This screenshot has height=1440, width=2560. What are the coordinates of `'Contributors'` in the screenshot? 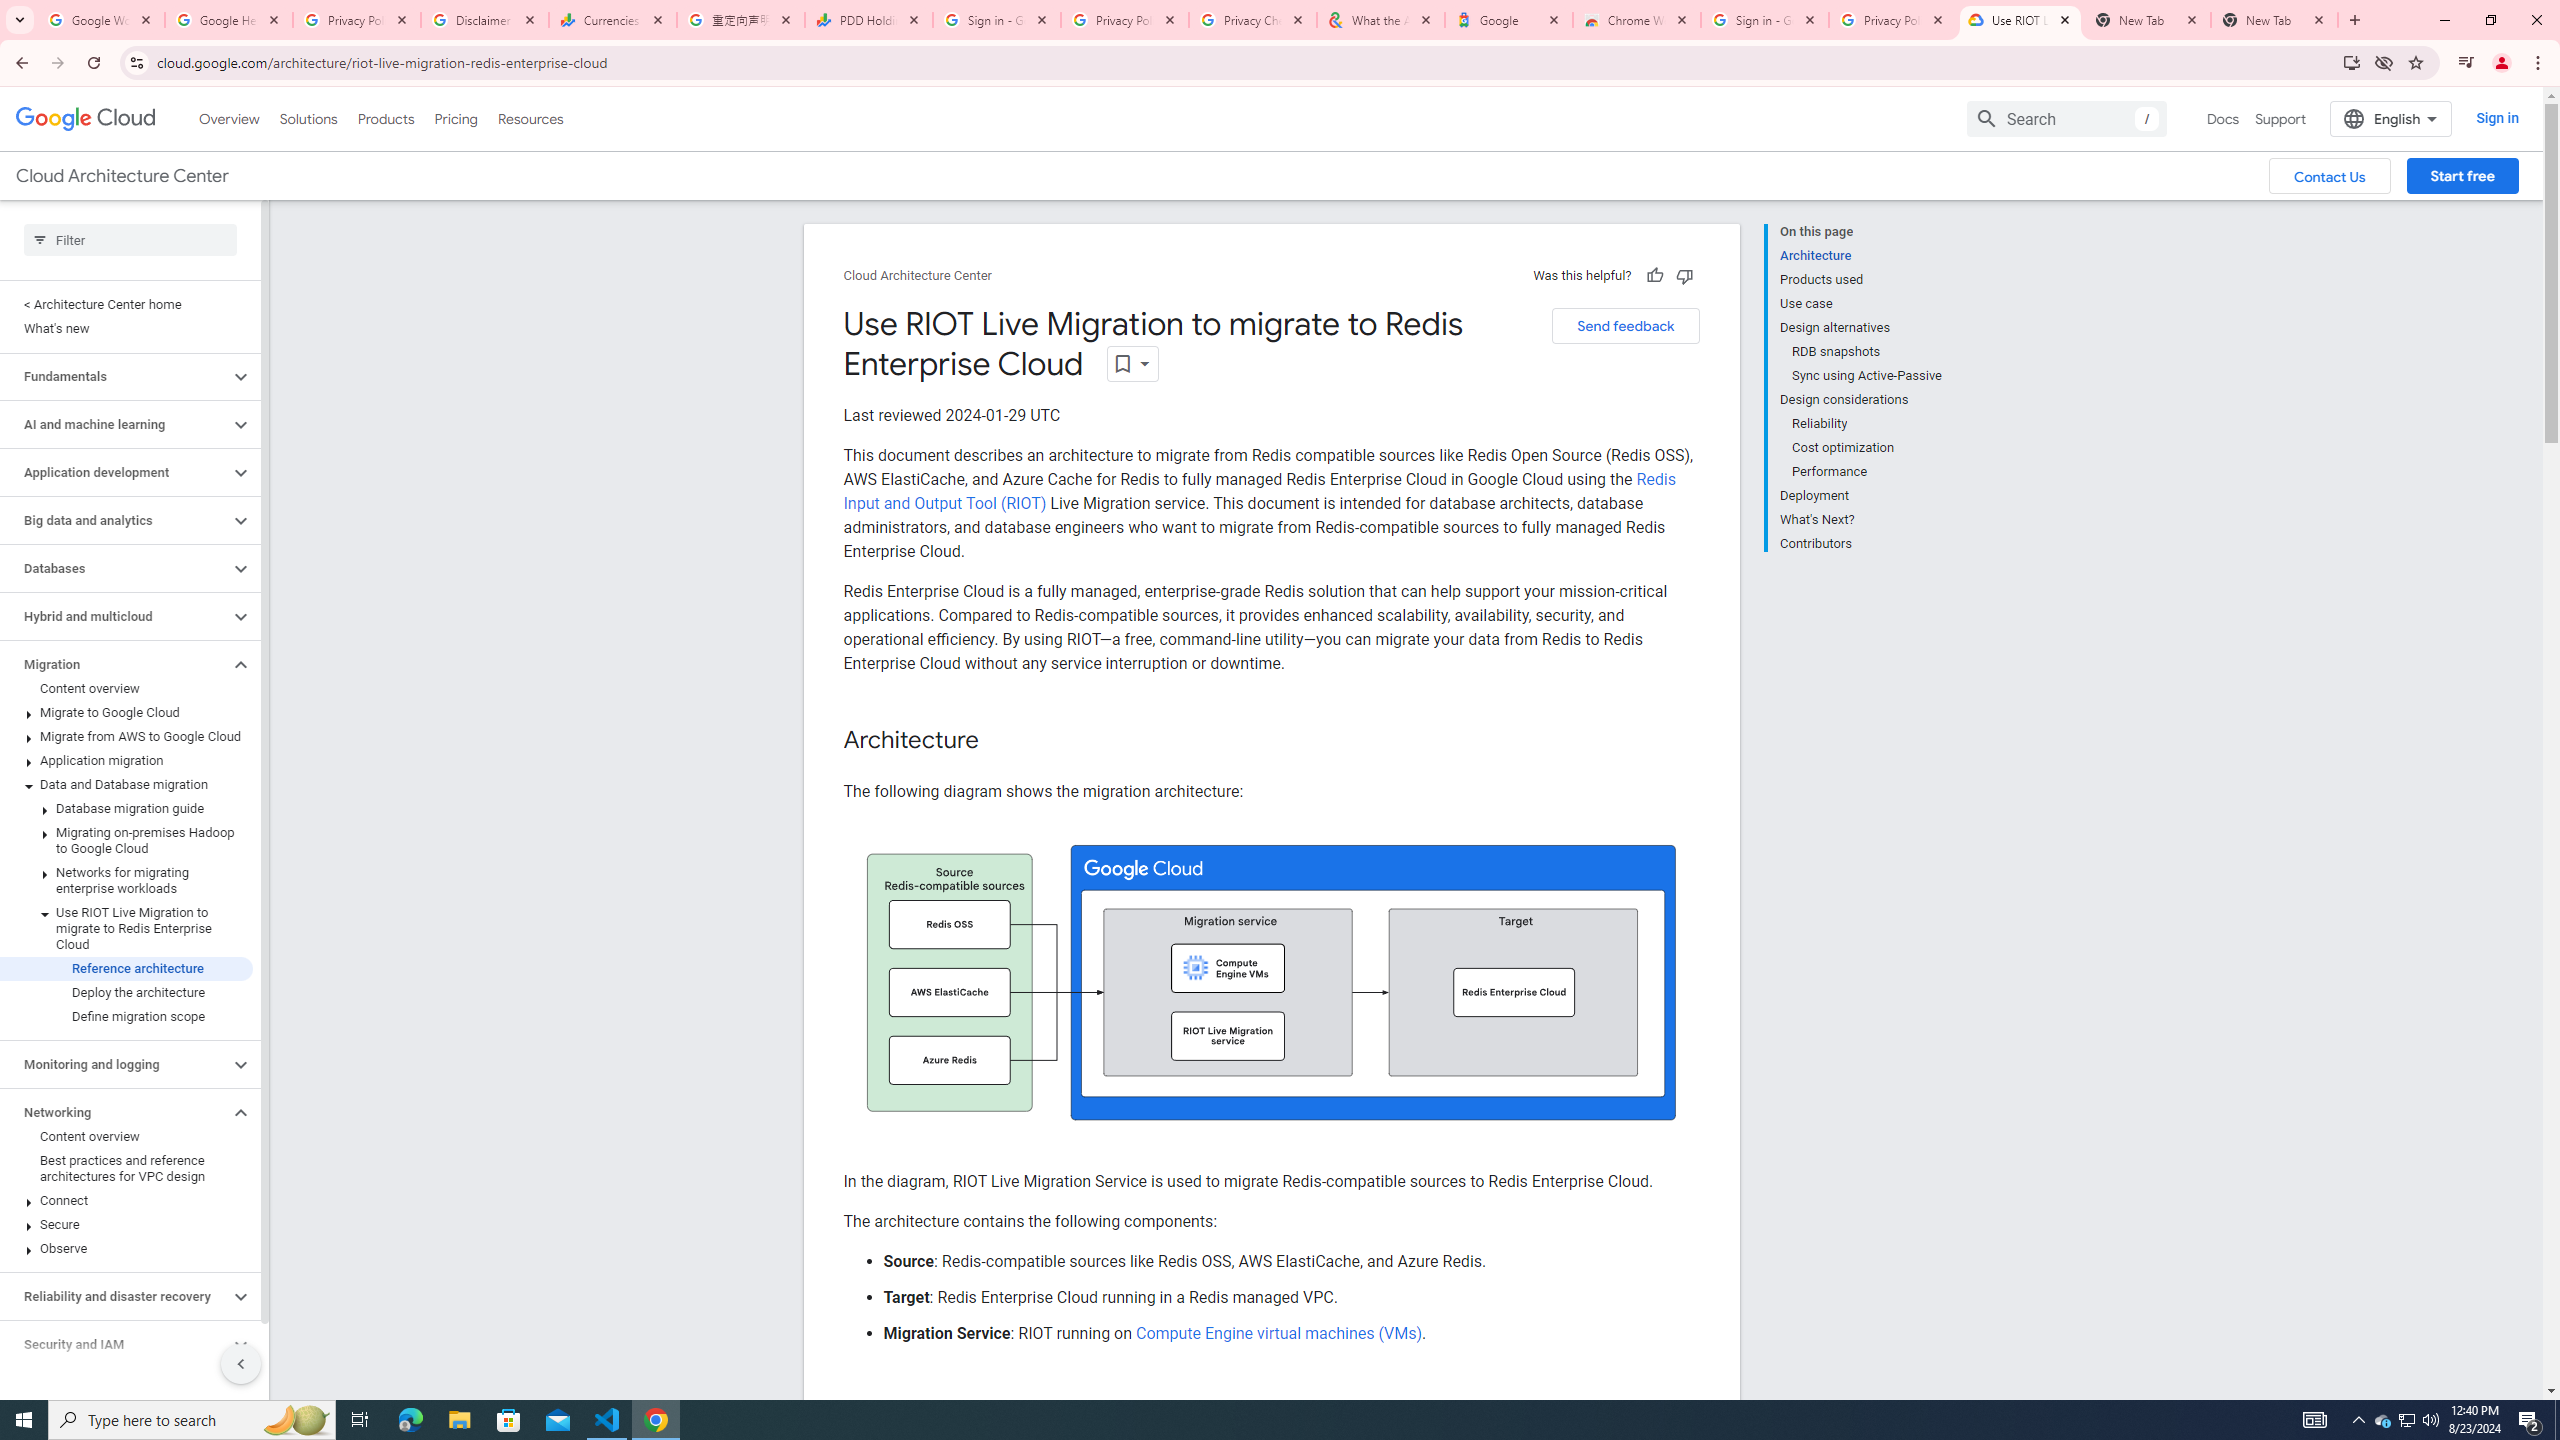 It's located at (1860, 540).